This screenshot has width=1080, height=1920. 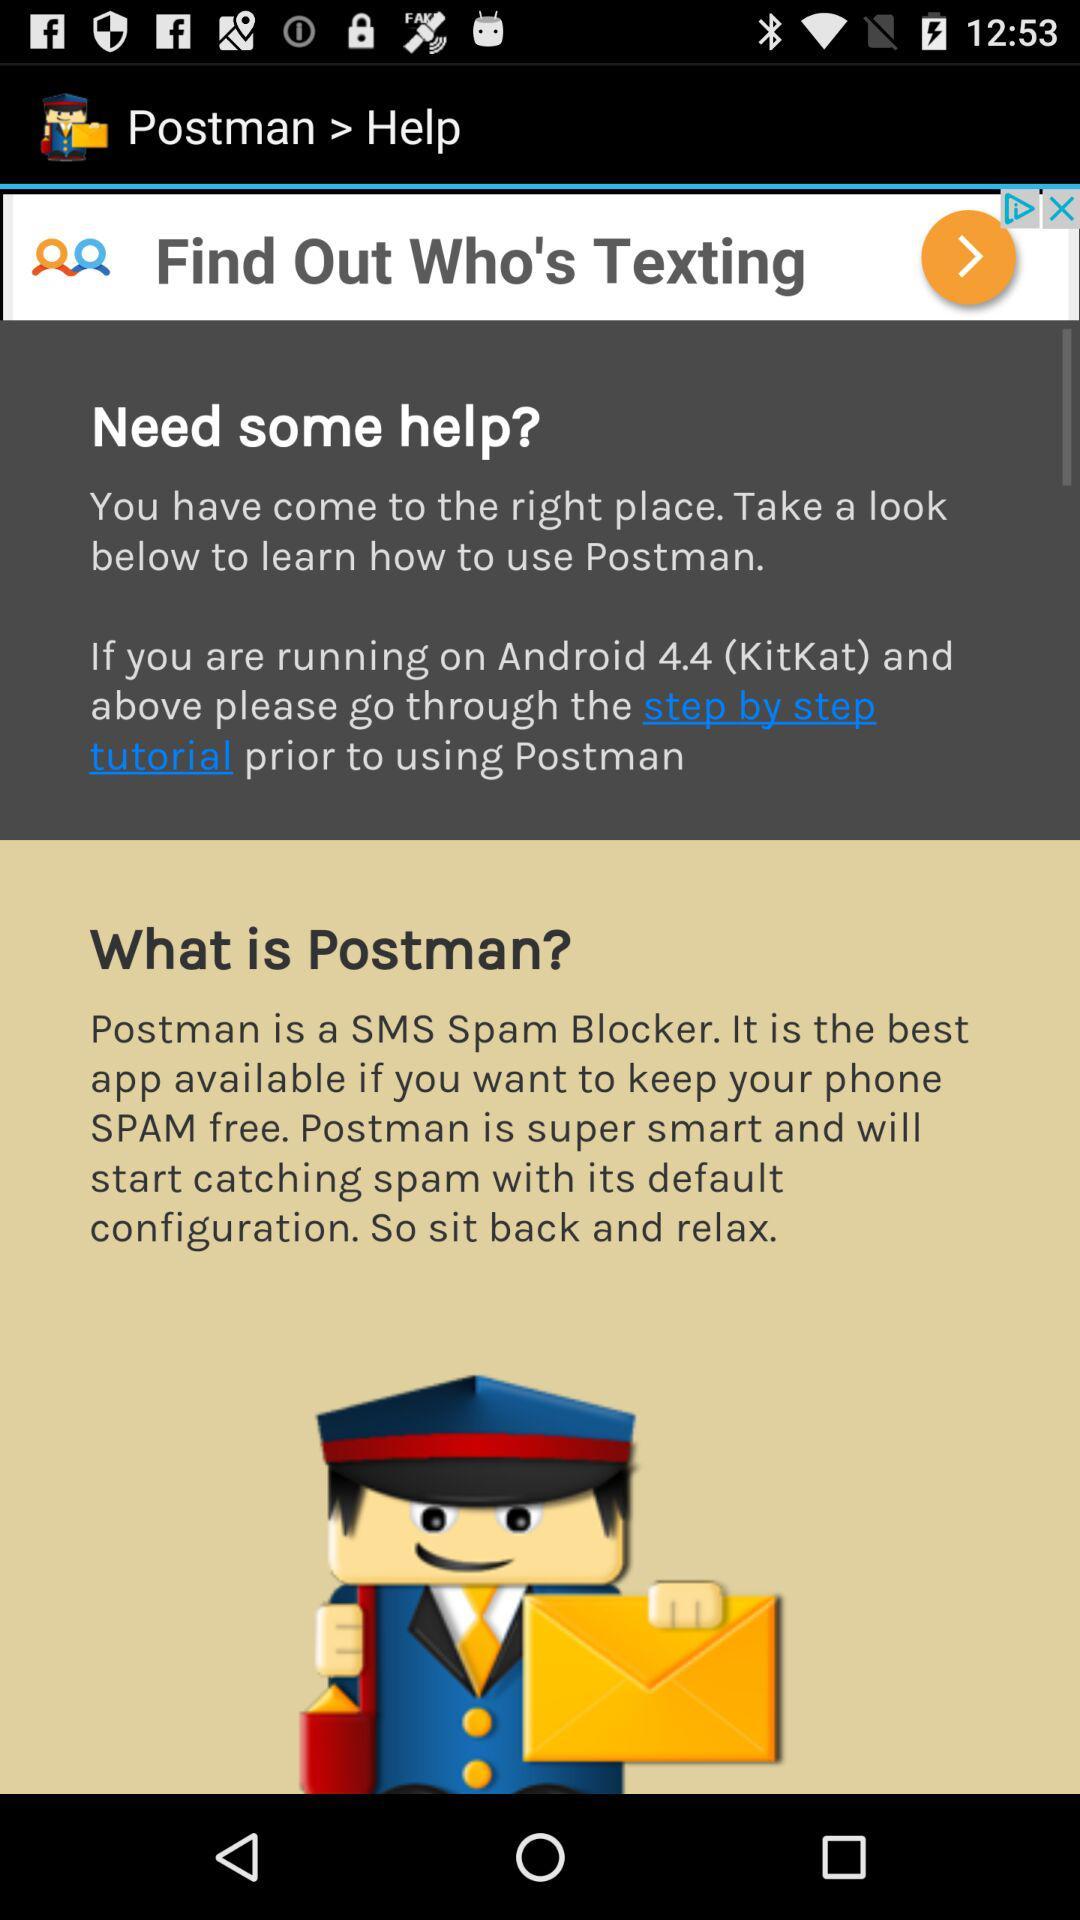 What do you see at coordinates (540, 1056) in the screenshot?
I see `advertisement page` at bounding box center [540, 1056].